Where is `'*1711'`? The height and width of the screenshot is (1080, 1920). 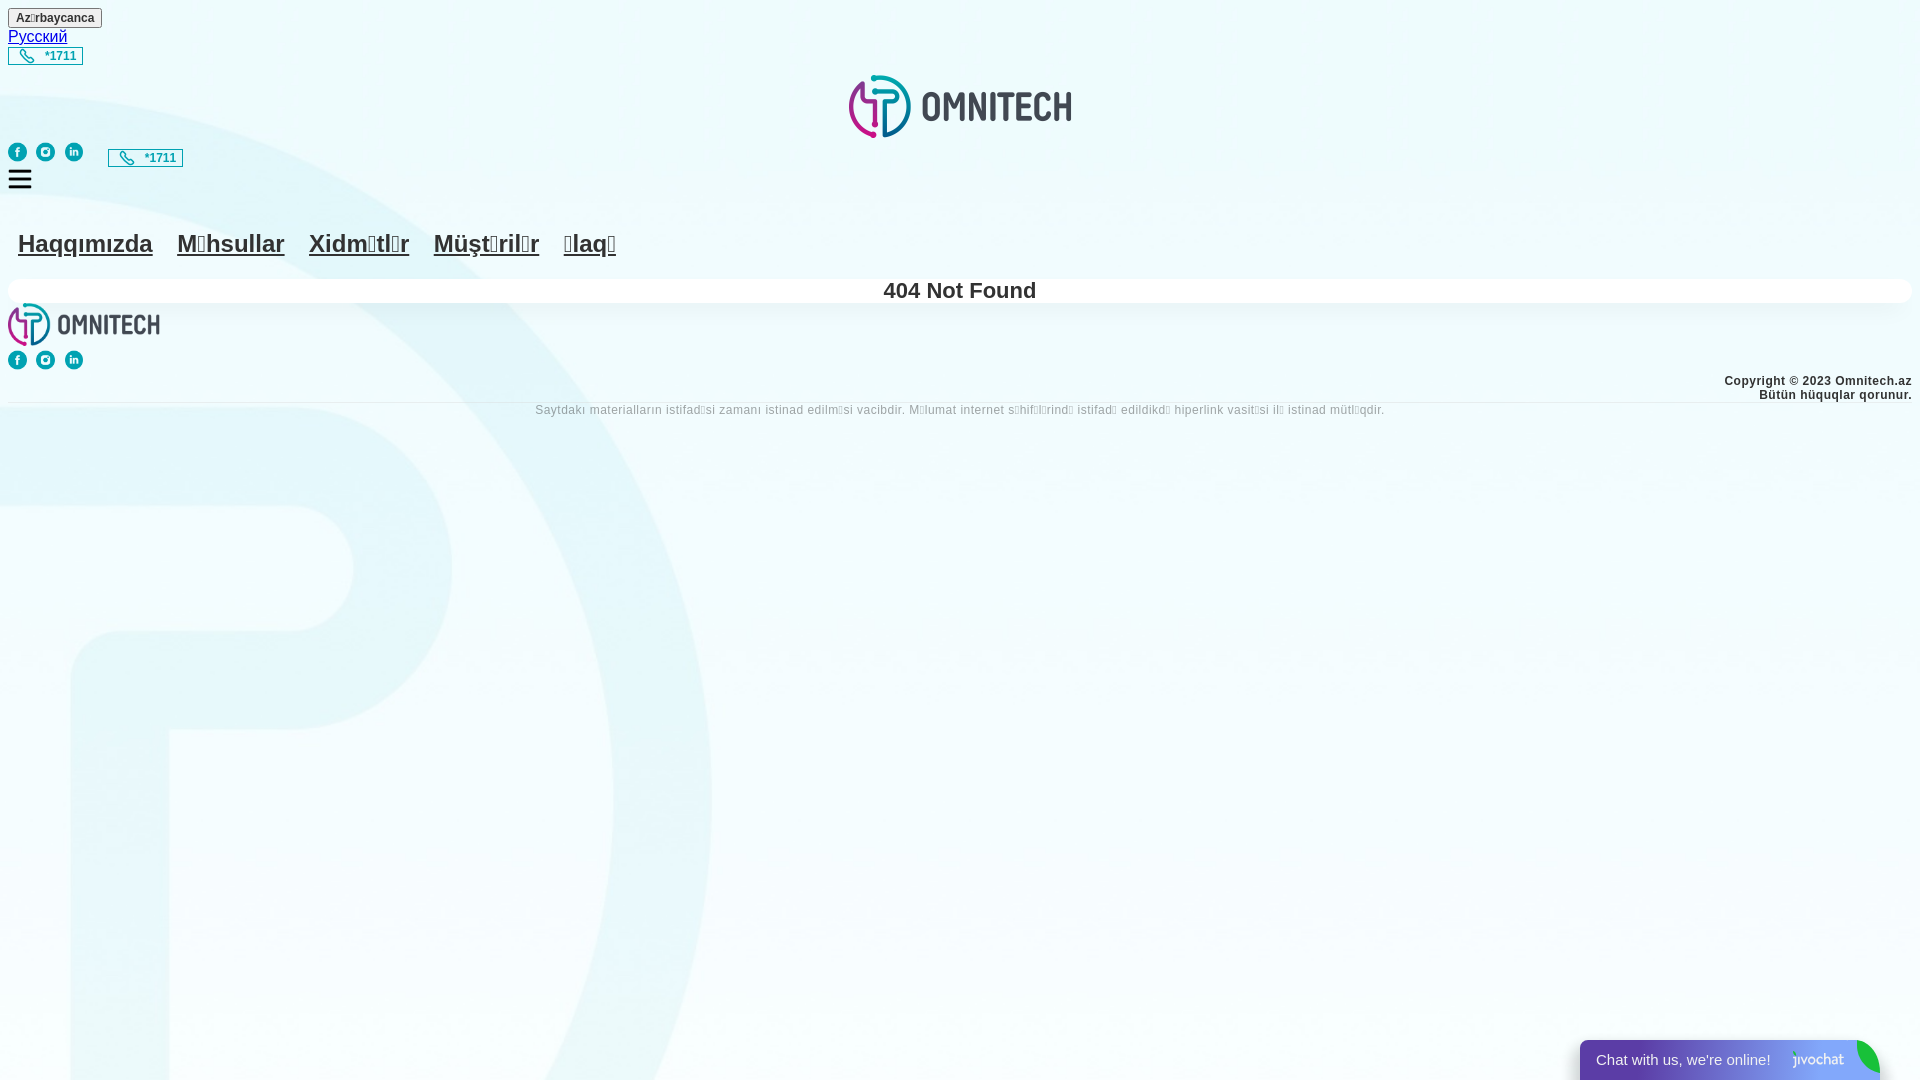
'*1711' is located at coordinates (144, 155).